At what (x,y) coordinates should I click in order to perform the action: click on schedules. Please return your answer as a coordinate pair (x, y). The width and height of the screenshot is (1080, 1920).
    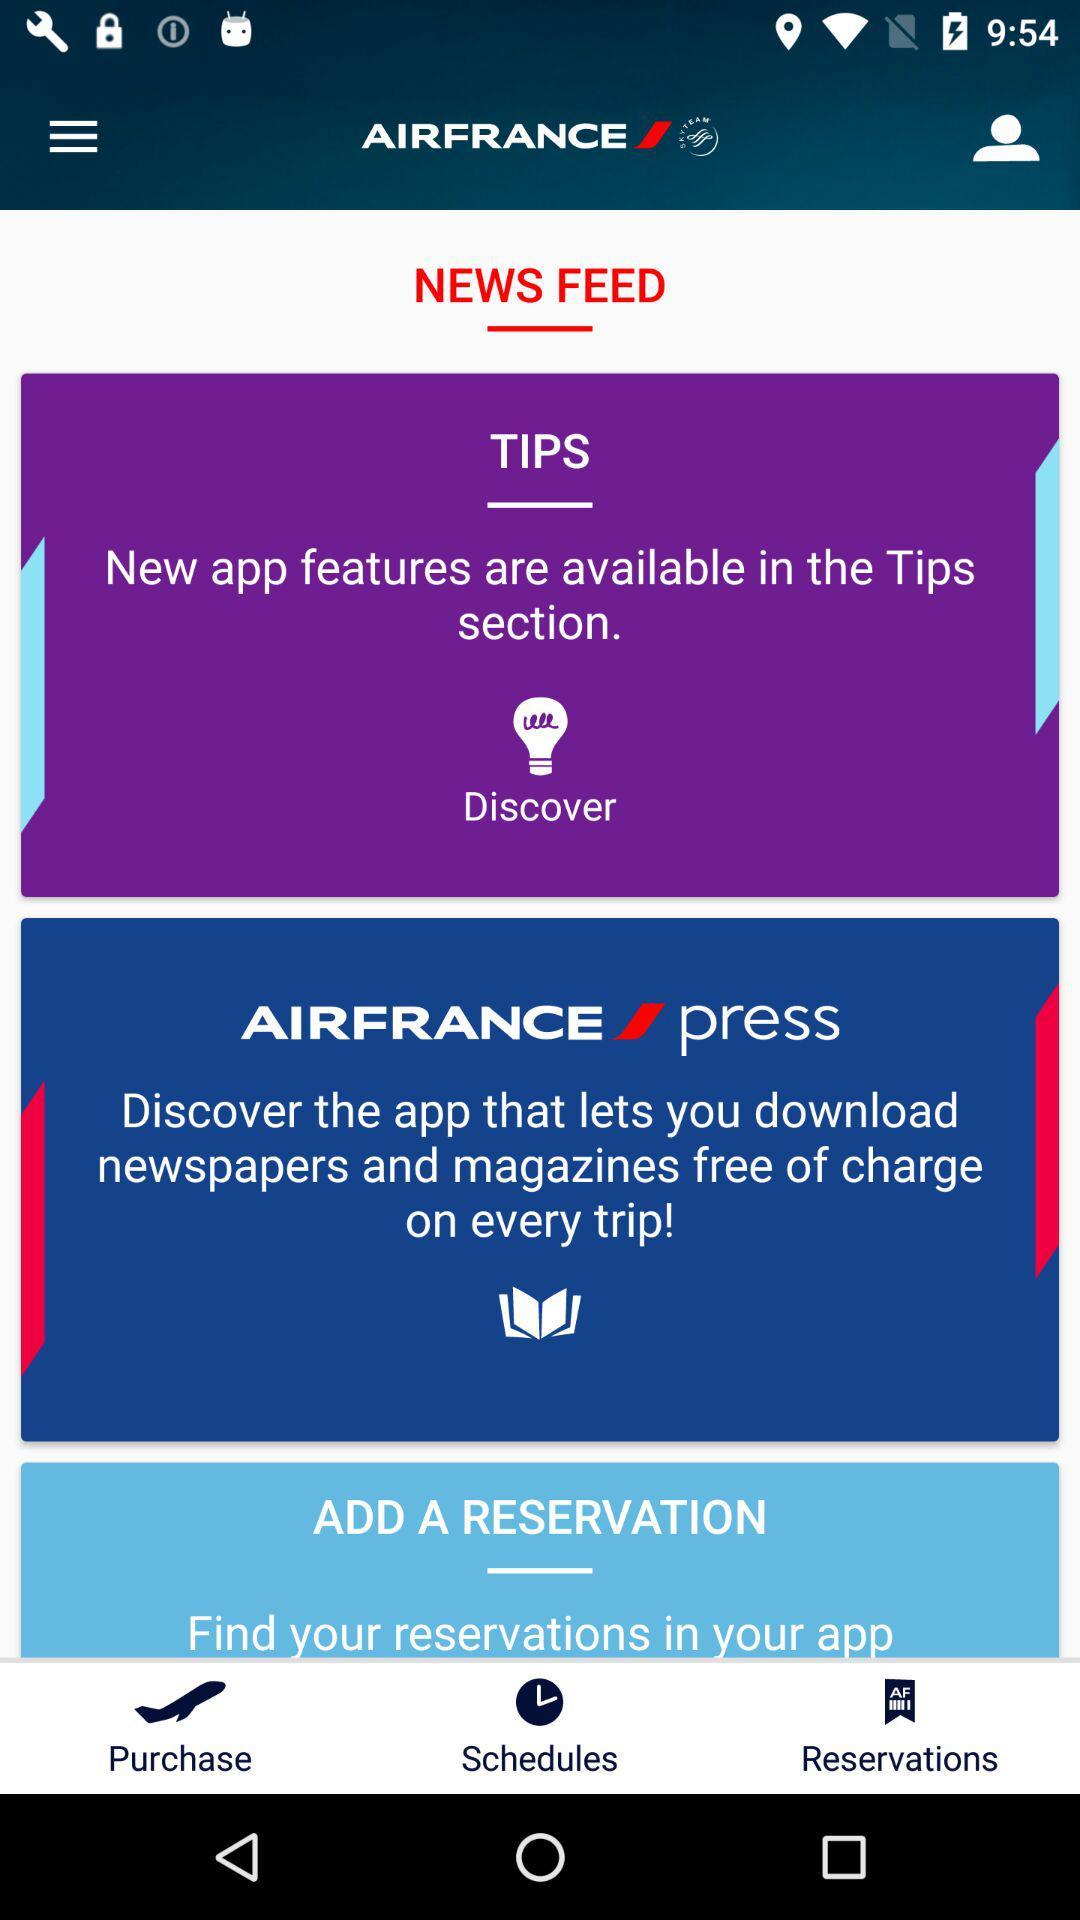
    Looking at the image, I should click on (540, 1727).